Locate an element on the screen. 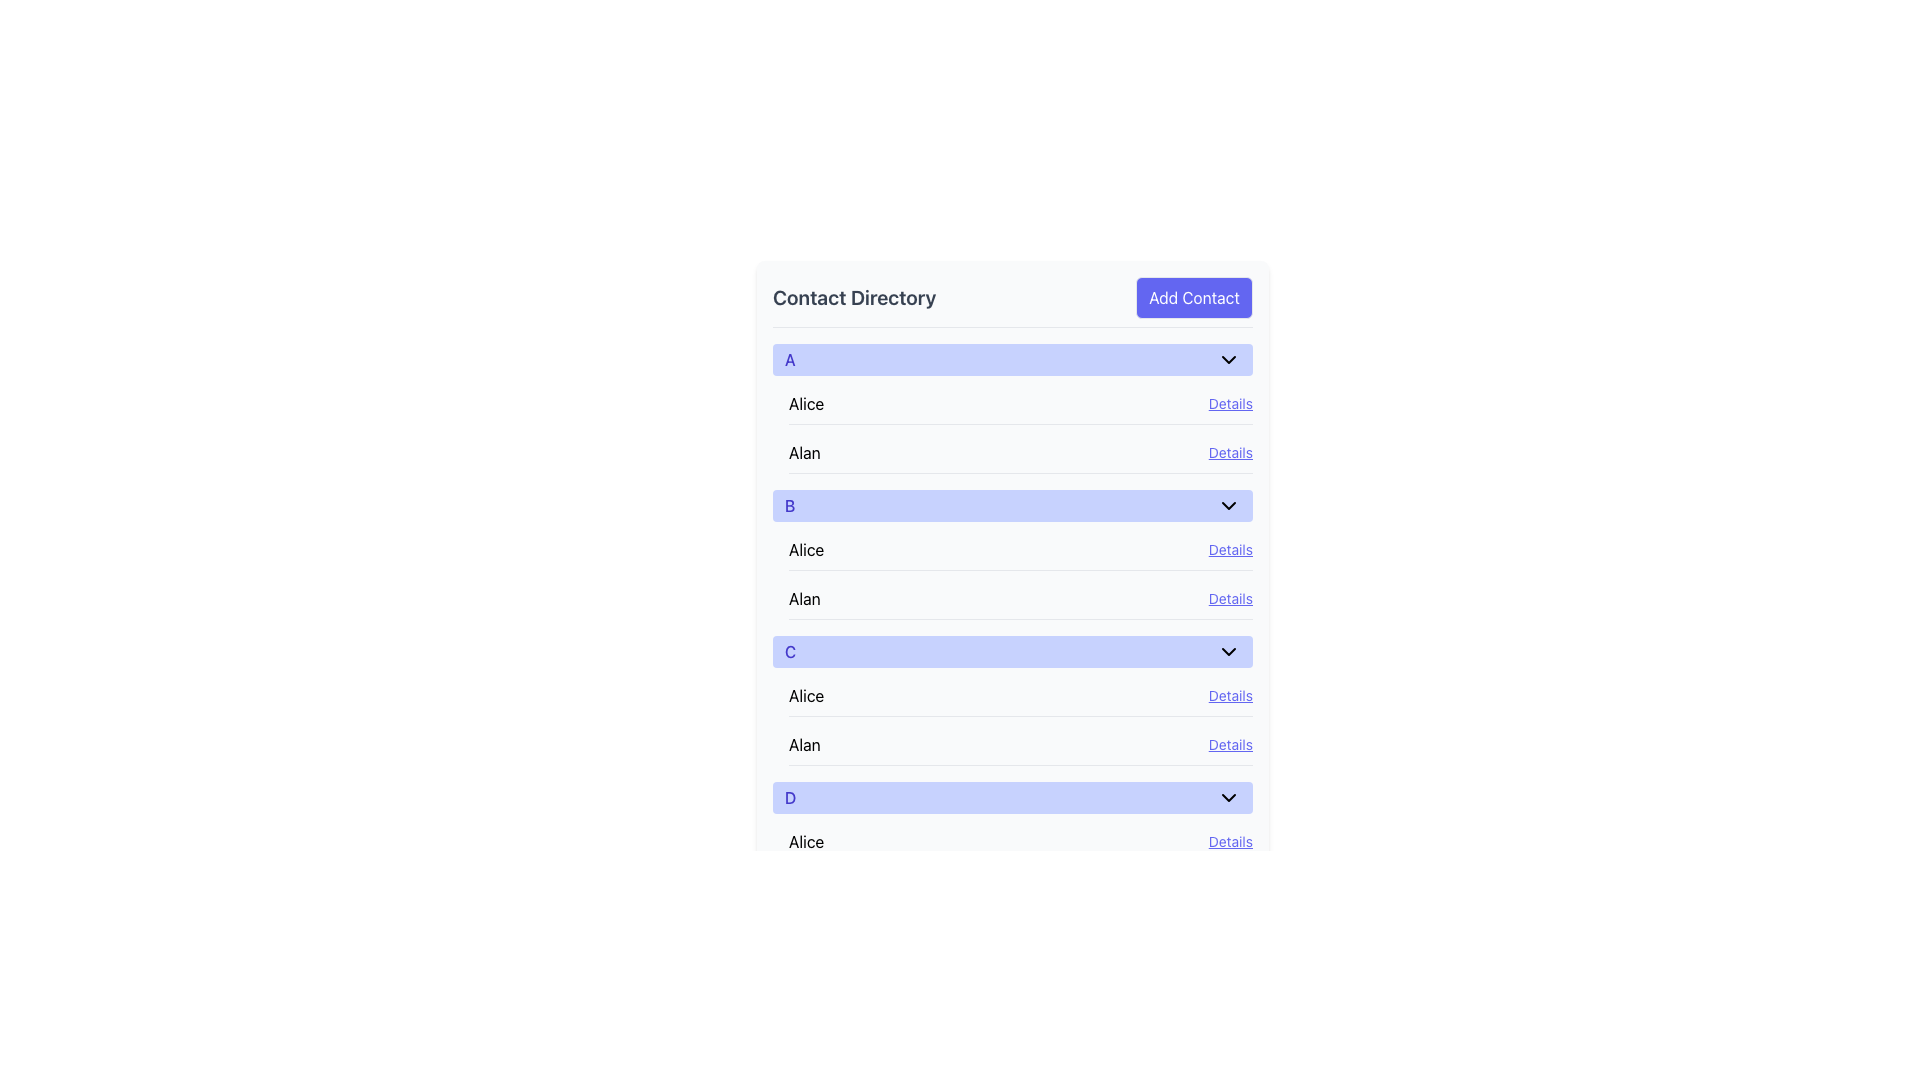 The image size is (1920, 1080). the text label representing the contact entry 'Alice' in the directory is located at coordinates (806, 404).